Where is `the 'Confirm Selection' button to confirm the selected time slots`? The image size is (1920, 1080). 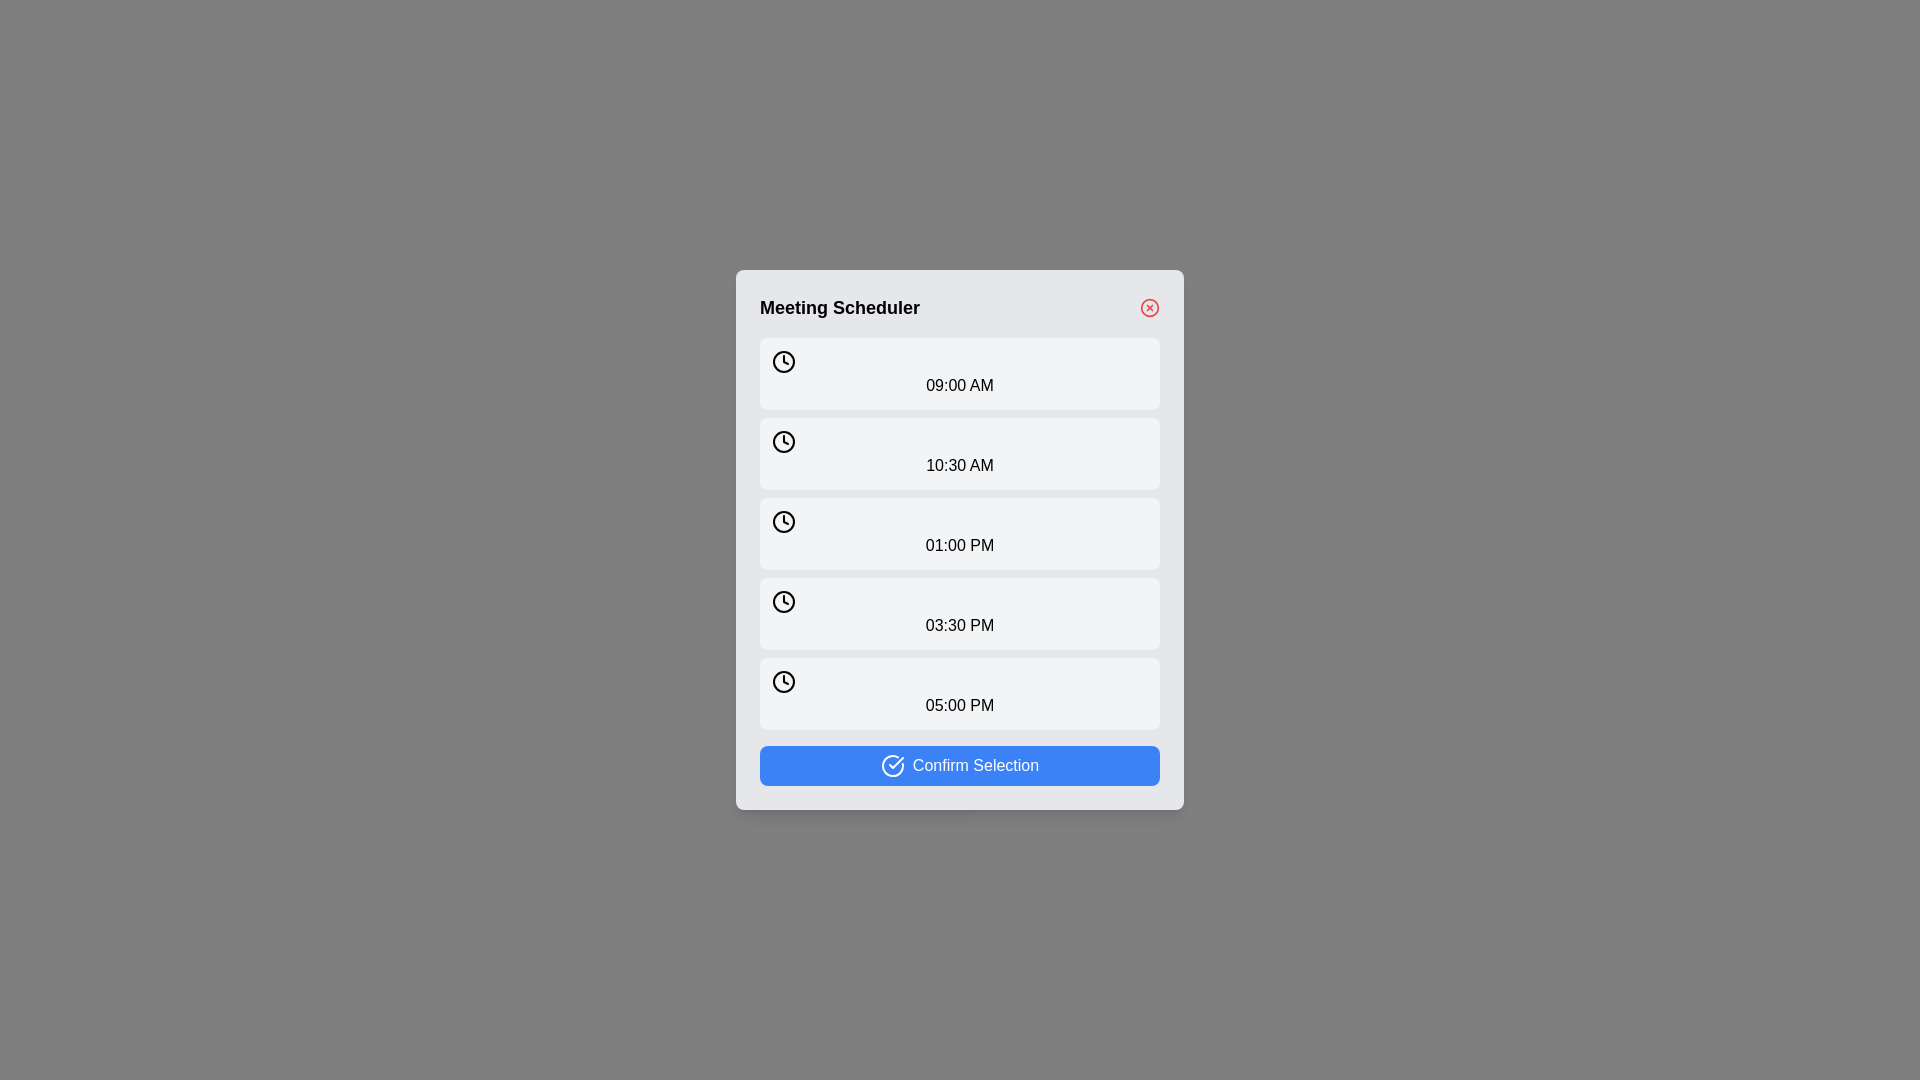 the 'Confirm Selection' button to confirm the selected time slots is located at coordinates (960, 765).